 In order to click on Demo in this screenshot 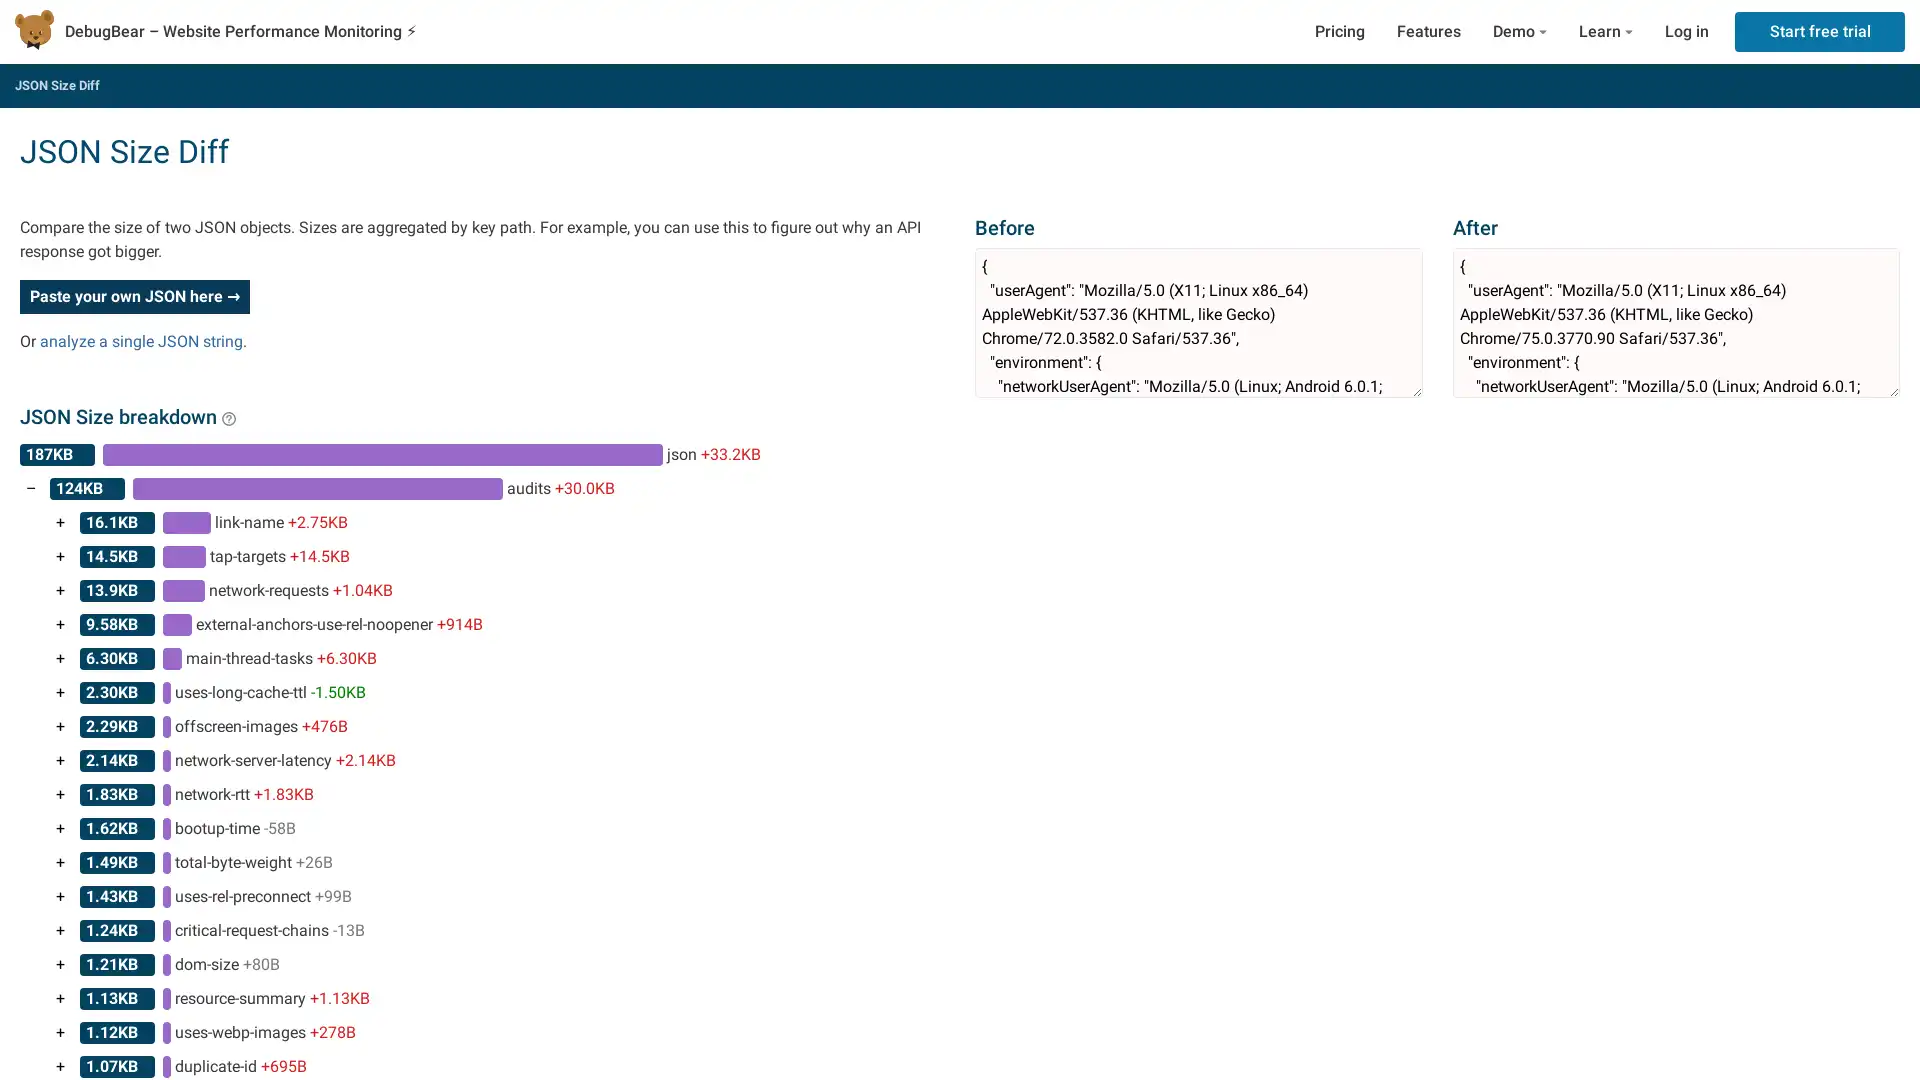, I will do `click(1520, 31)`.